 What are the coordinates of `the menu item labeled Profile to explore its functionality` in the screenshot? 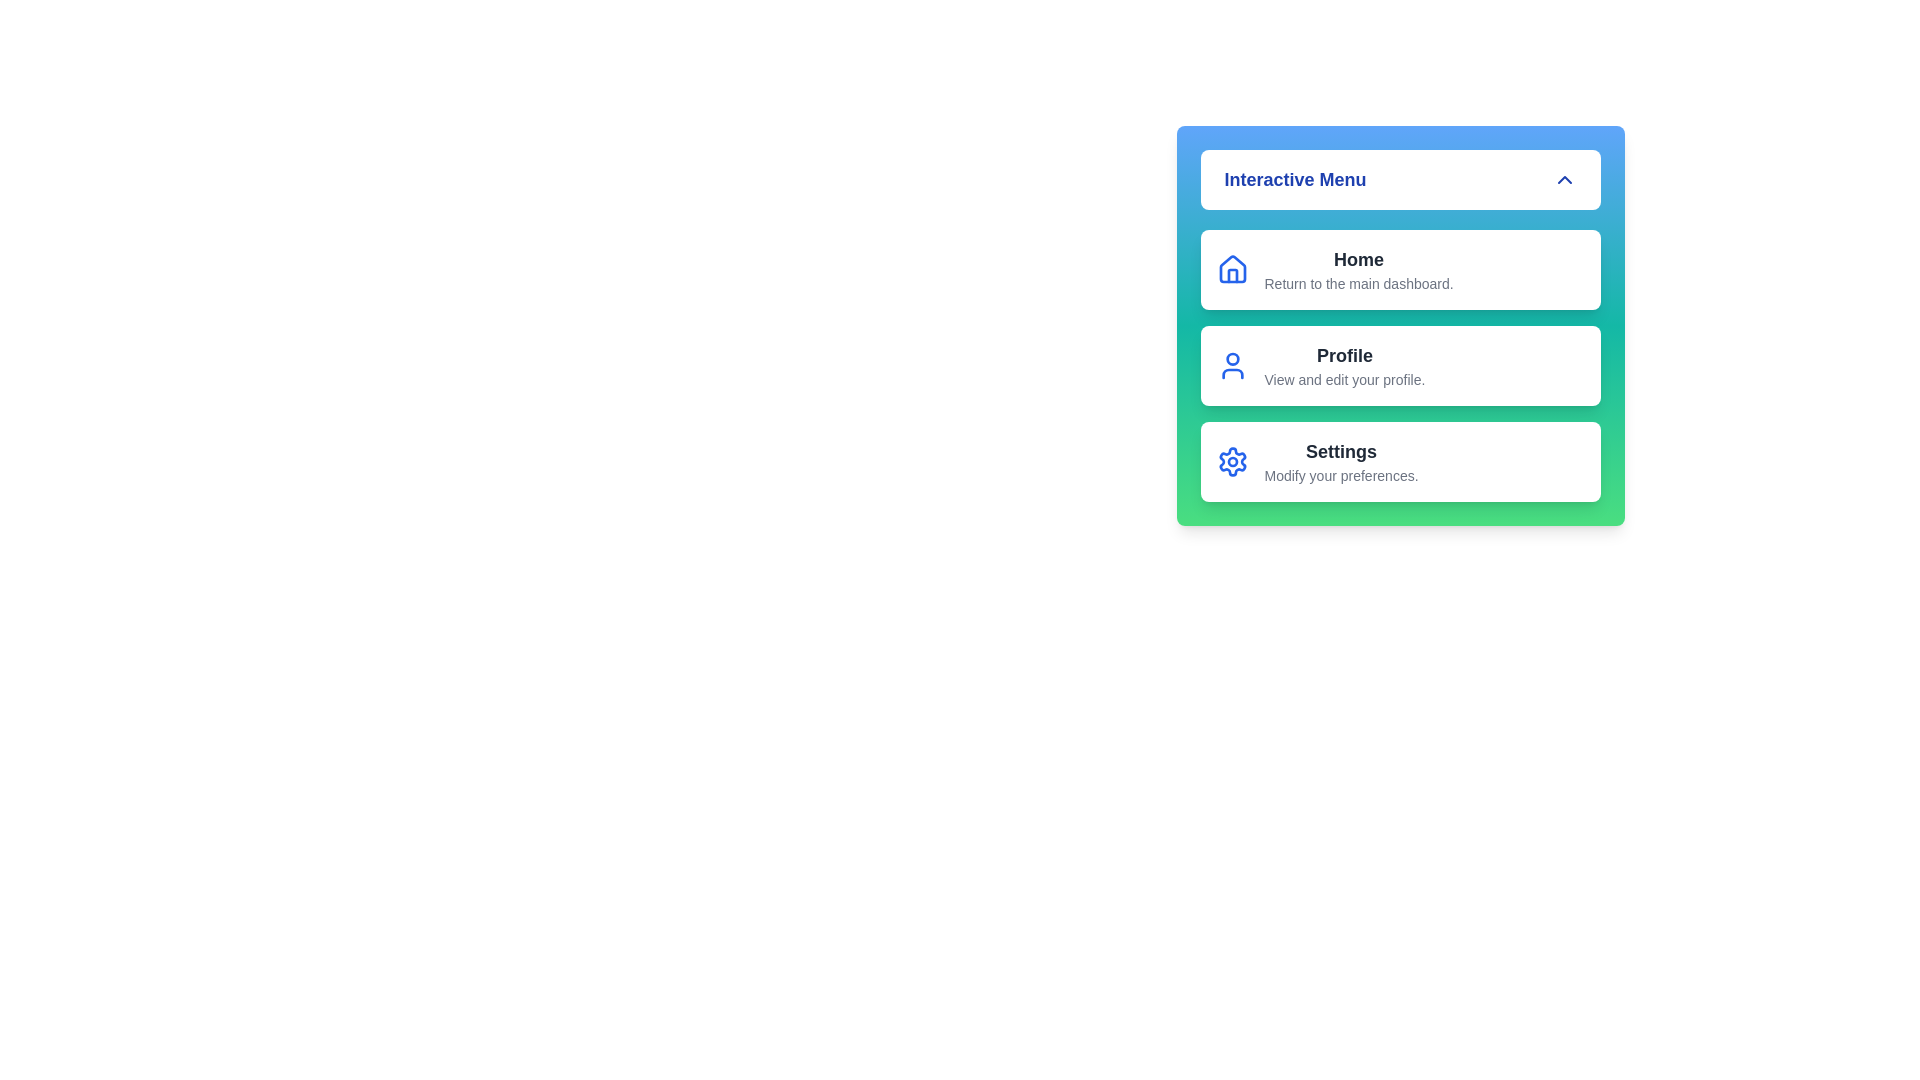 It's located at (1399, 366).